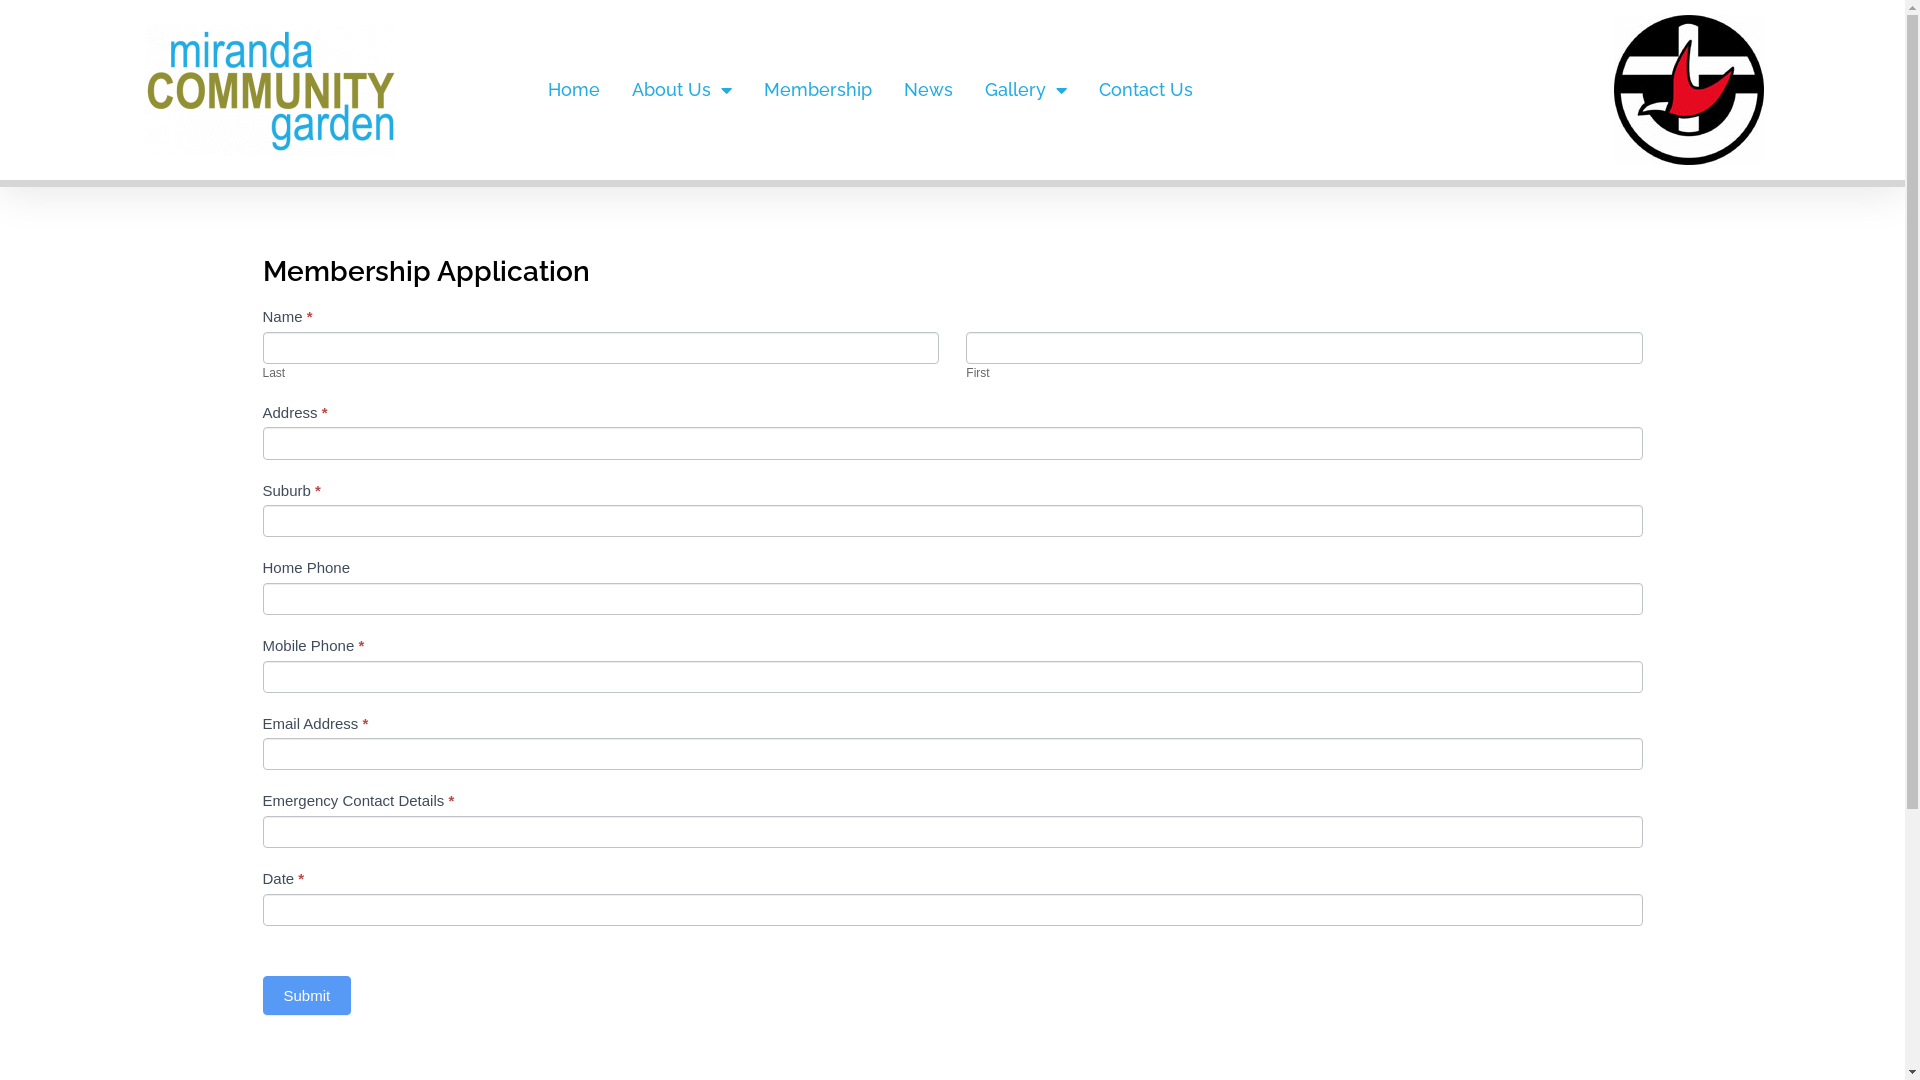 Image resolution: width=1920 pixels, height=1080 pixels. I want to click on 'News', so click(927, 88).